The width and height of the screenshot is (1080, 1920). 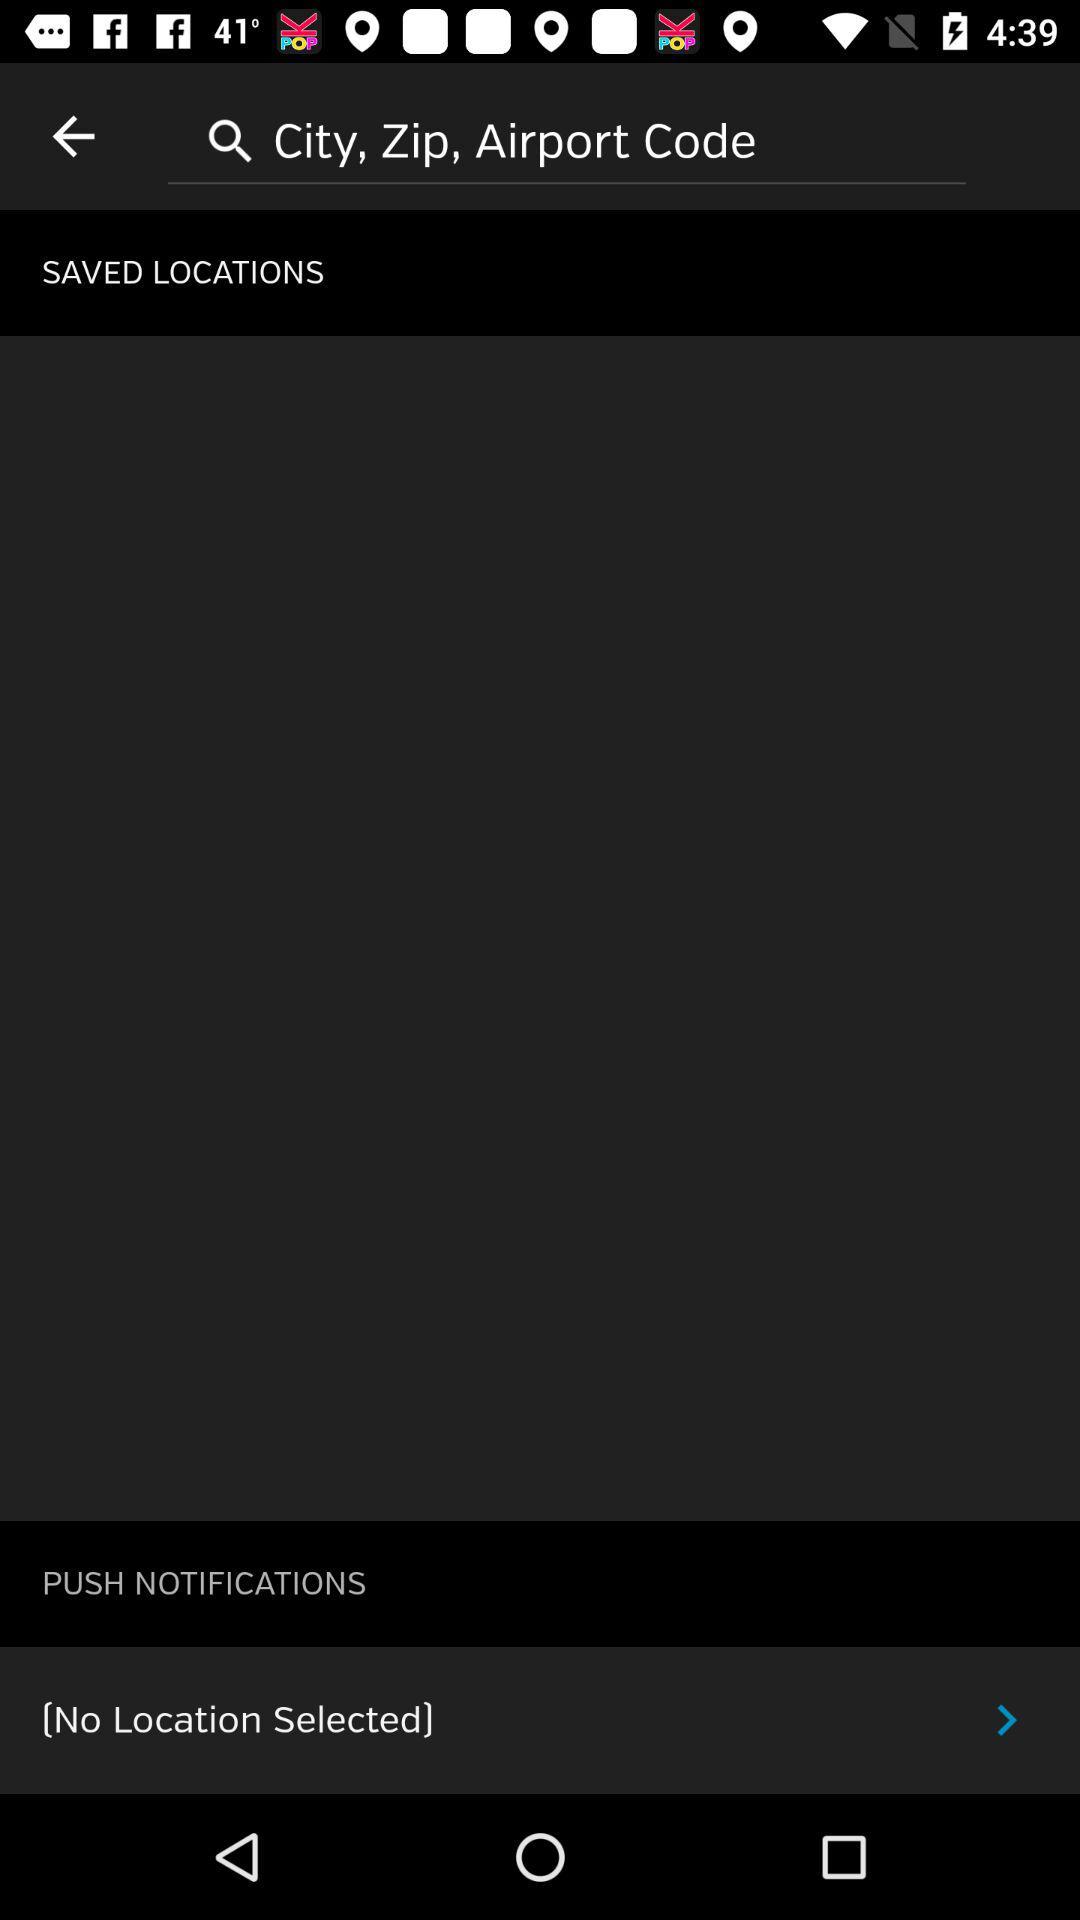 I want to click on the item below the saved locations icon, so click(x=540, y=927).